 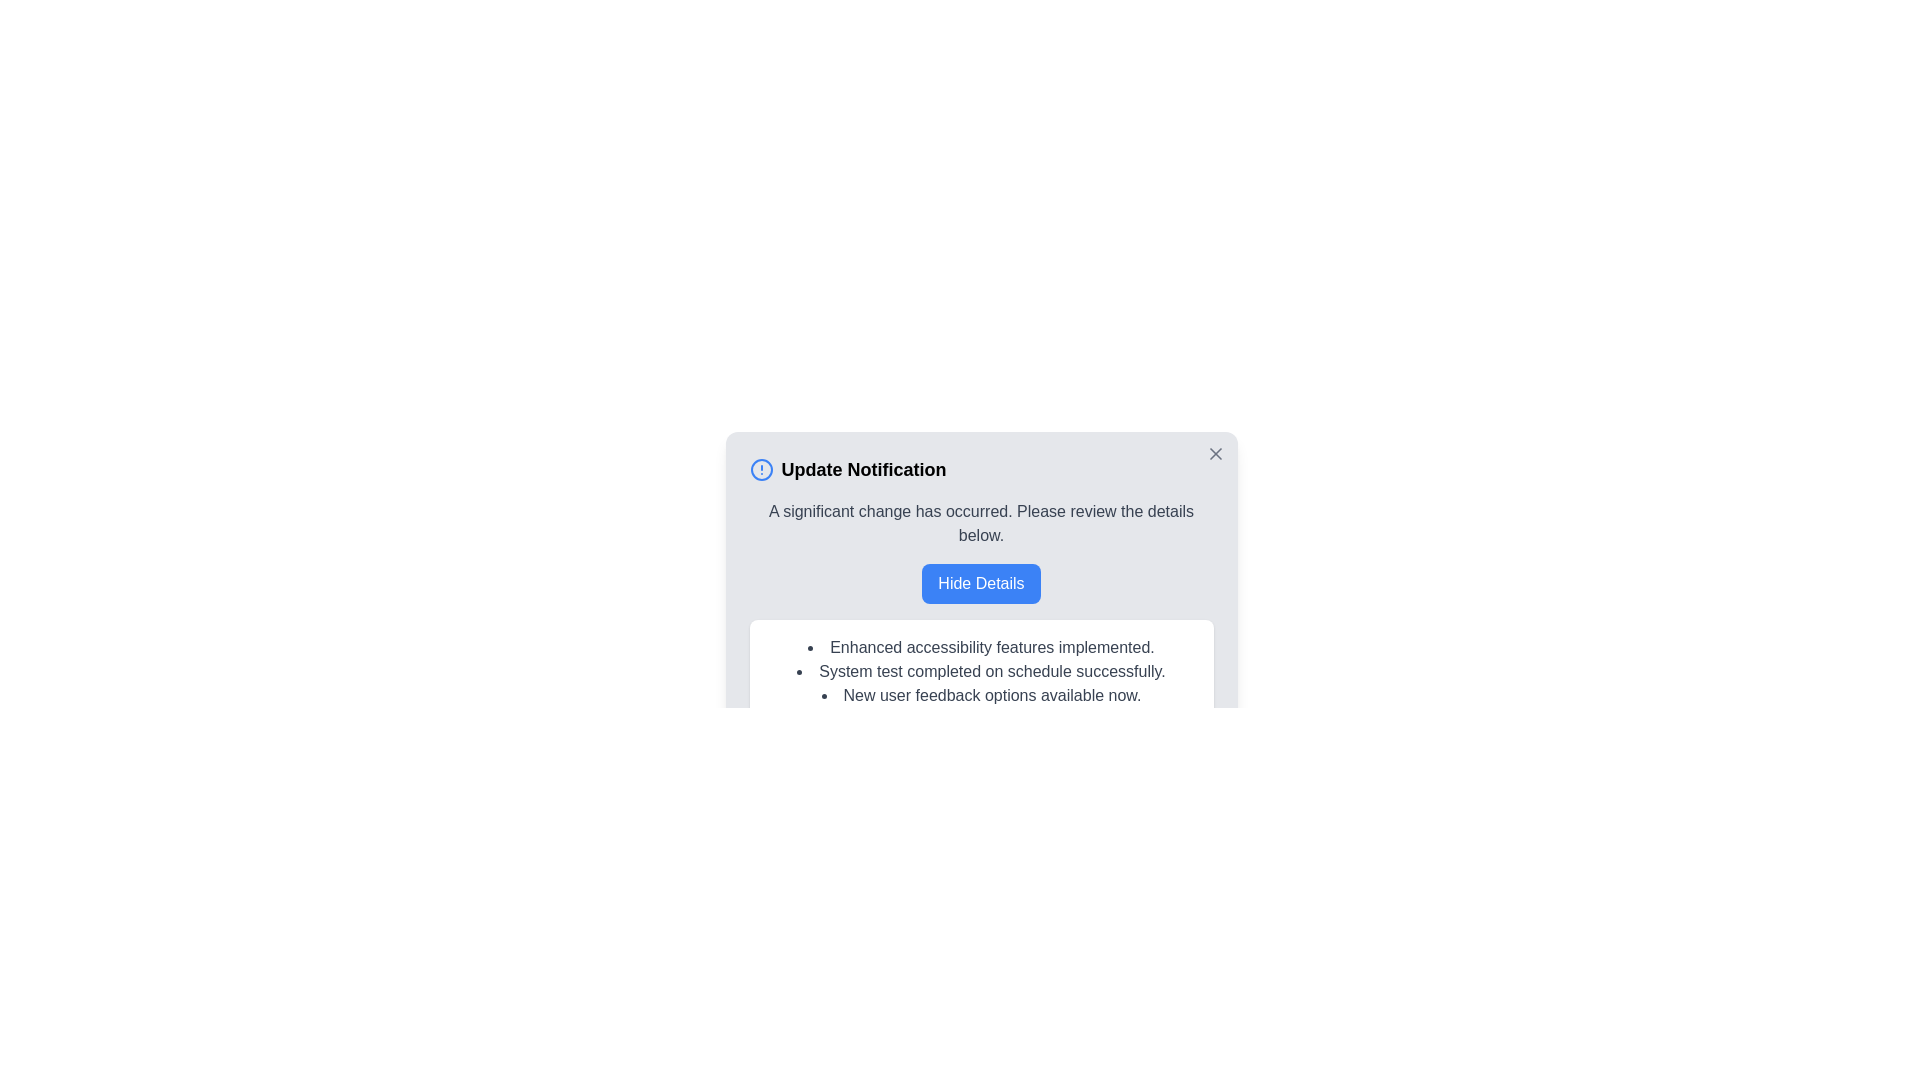 What do you see at coordinates (980, 583) in the screenshot?
I see `the 'Hide Details' button` at bounding box center [980, 583].